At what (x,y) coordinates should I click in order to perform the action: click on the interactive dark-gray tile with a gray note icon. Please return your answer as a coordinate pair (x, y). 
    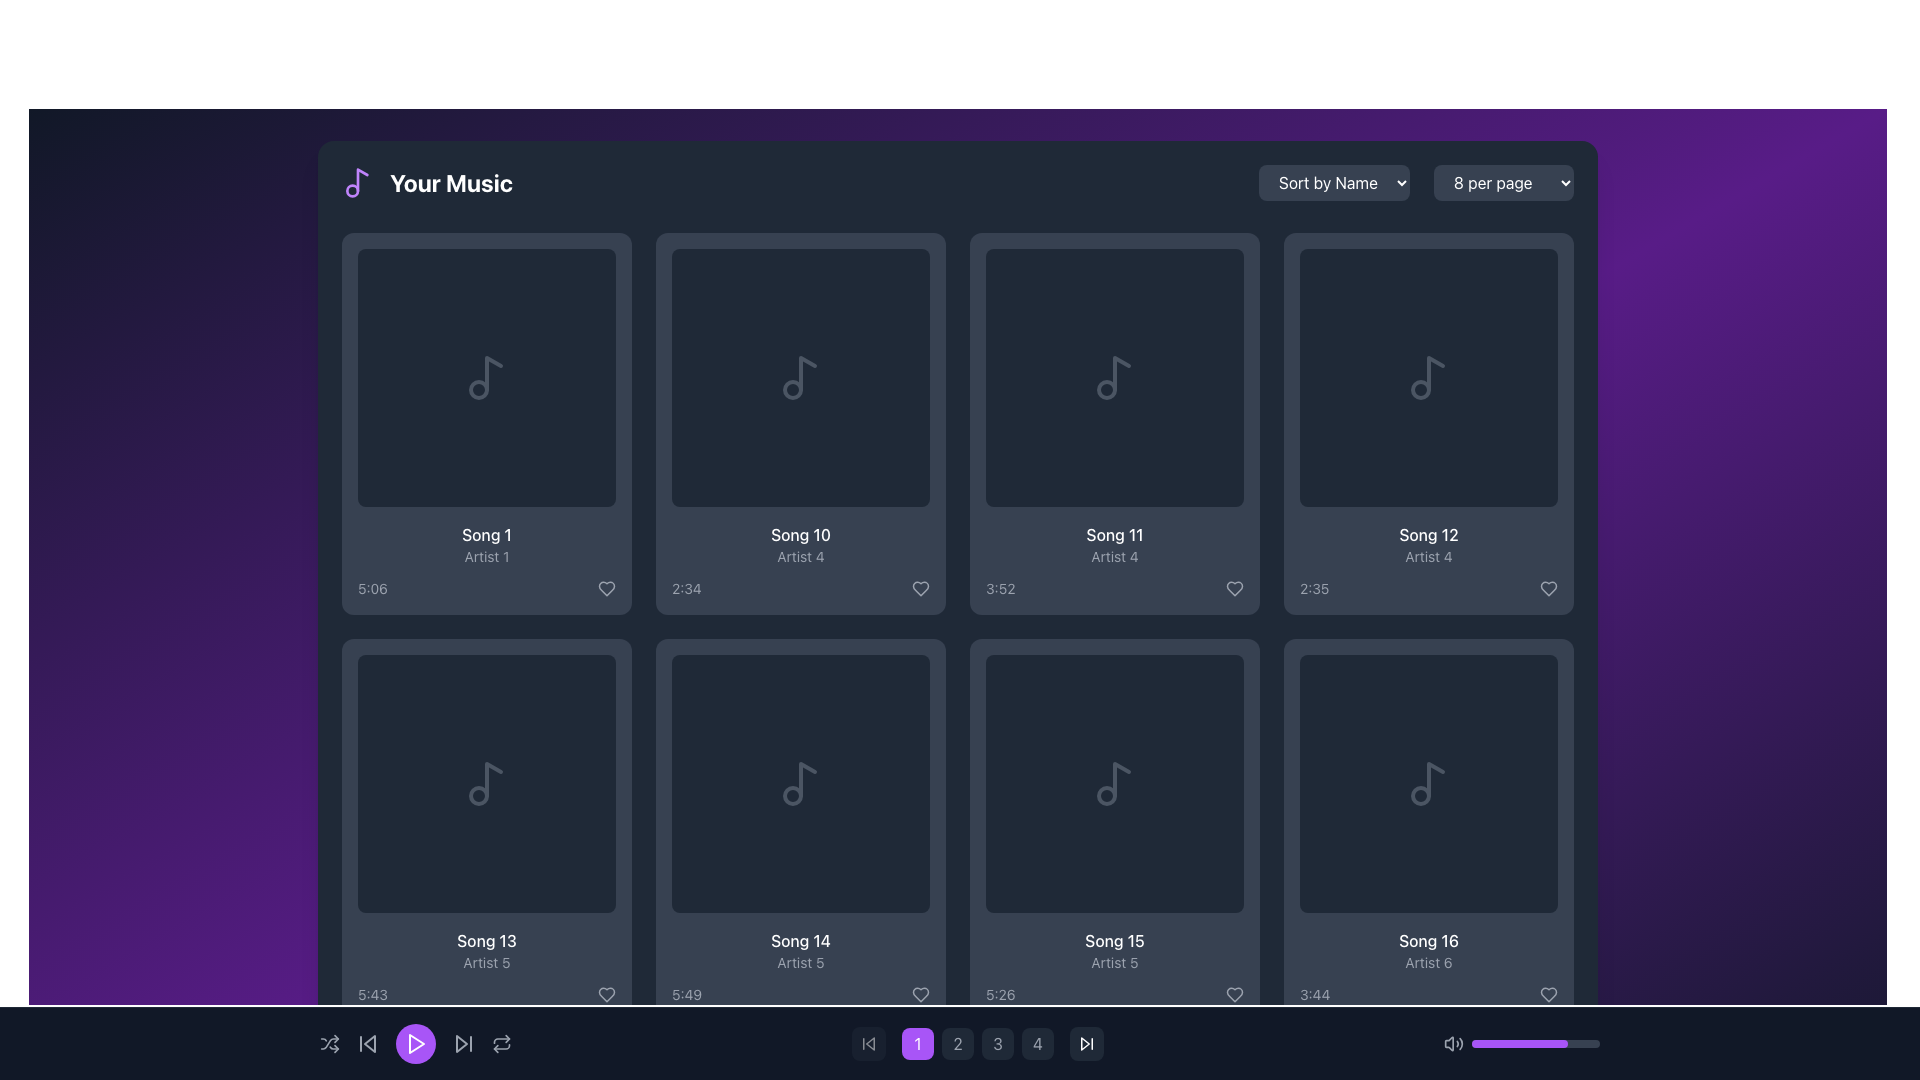
    Looking at the image, I should click on (1113, 782).